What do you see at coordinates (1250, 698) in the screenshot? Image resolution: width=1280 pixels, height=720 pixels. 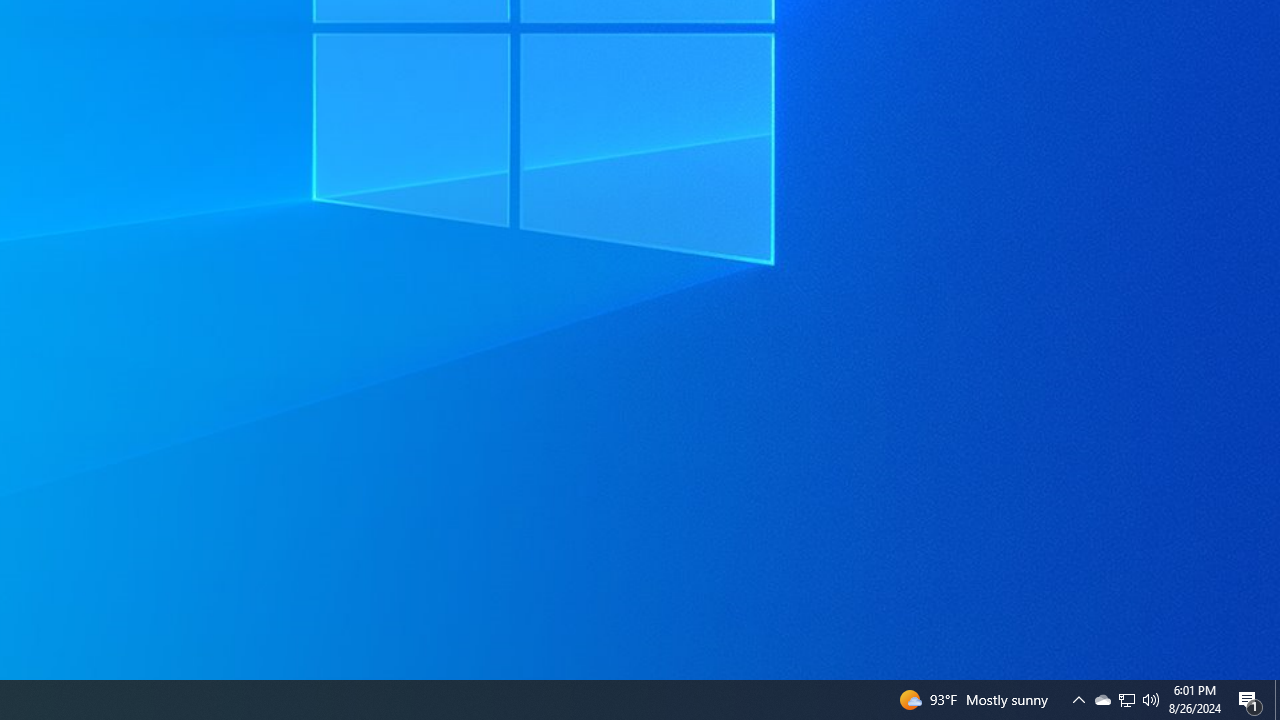 I see `'Action Center, 1 new notification'` at bounding box center [1250, 698].